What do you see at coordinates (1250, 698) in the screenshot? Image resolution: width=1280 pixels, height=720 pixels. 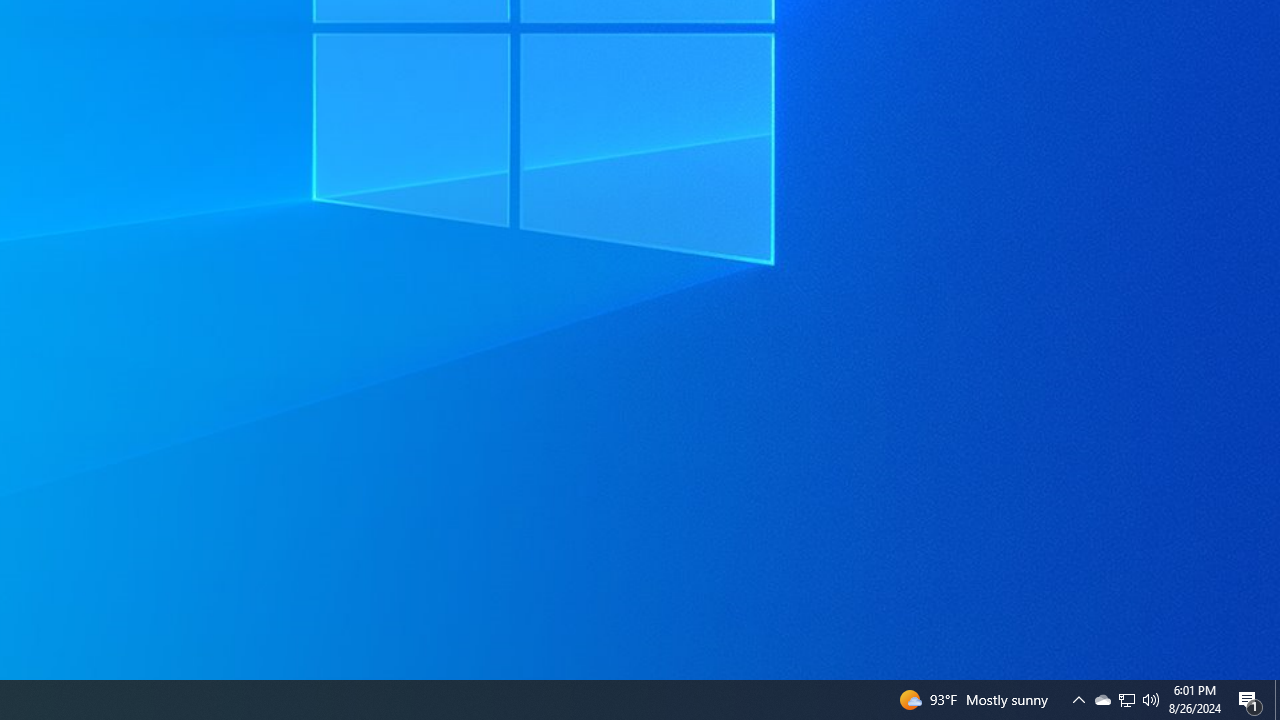 I see `'Action Center, 1 new notification'` at bounding box center [1250, 698].